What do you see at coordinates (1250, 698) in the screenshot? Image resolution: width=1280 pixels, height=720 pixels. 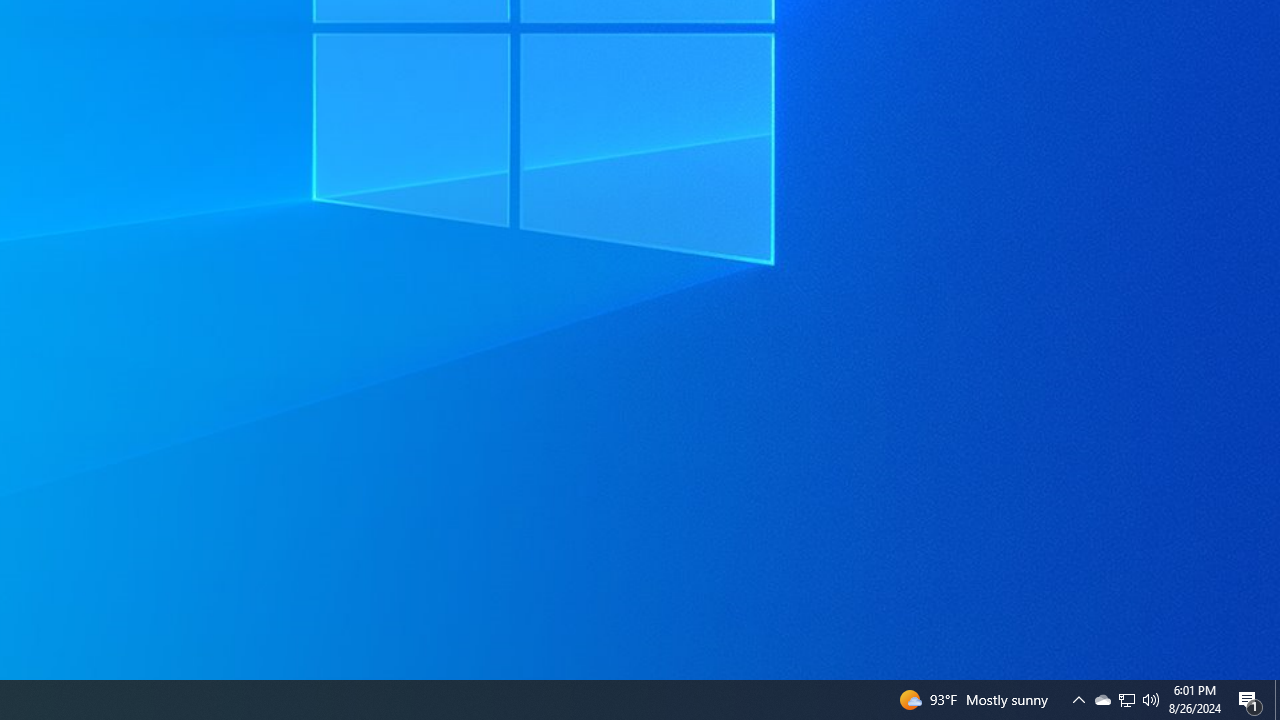 I see `'Action Center, 1 new notification'` at bounding box center [1250, 698].